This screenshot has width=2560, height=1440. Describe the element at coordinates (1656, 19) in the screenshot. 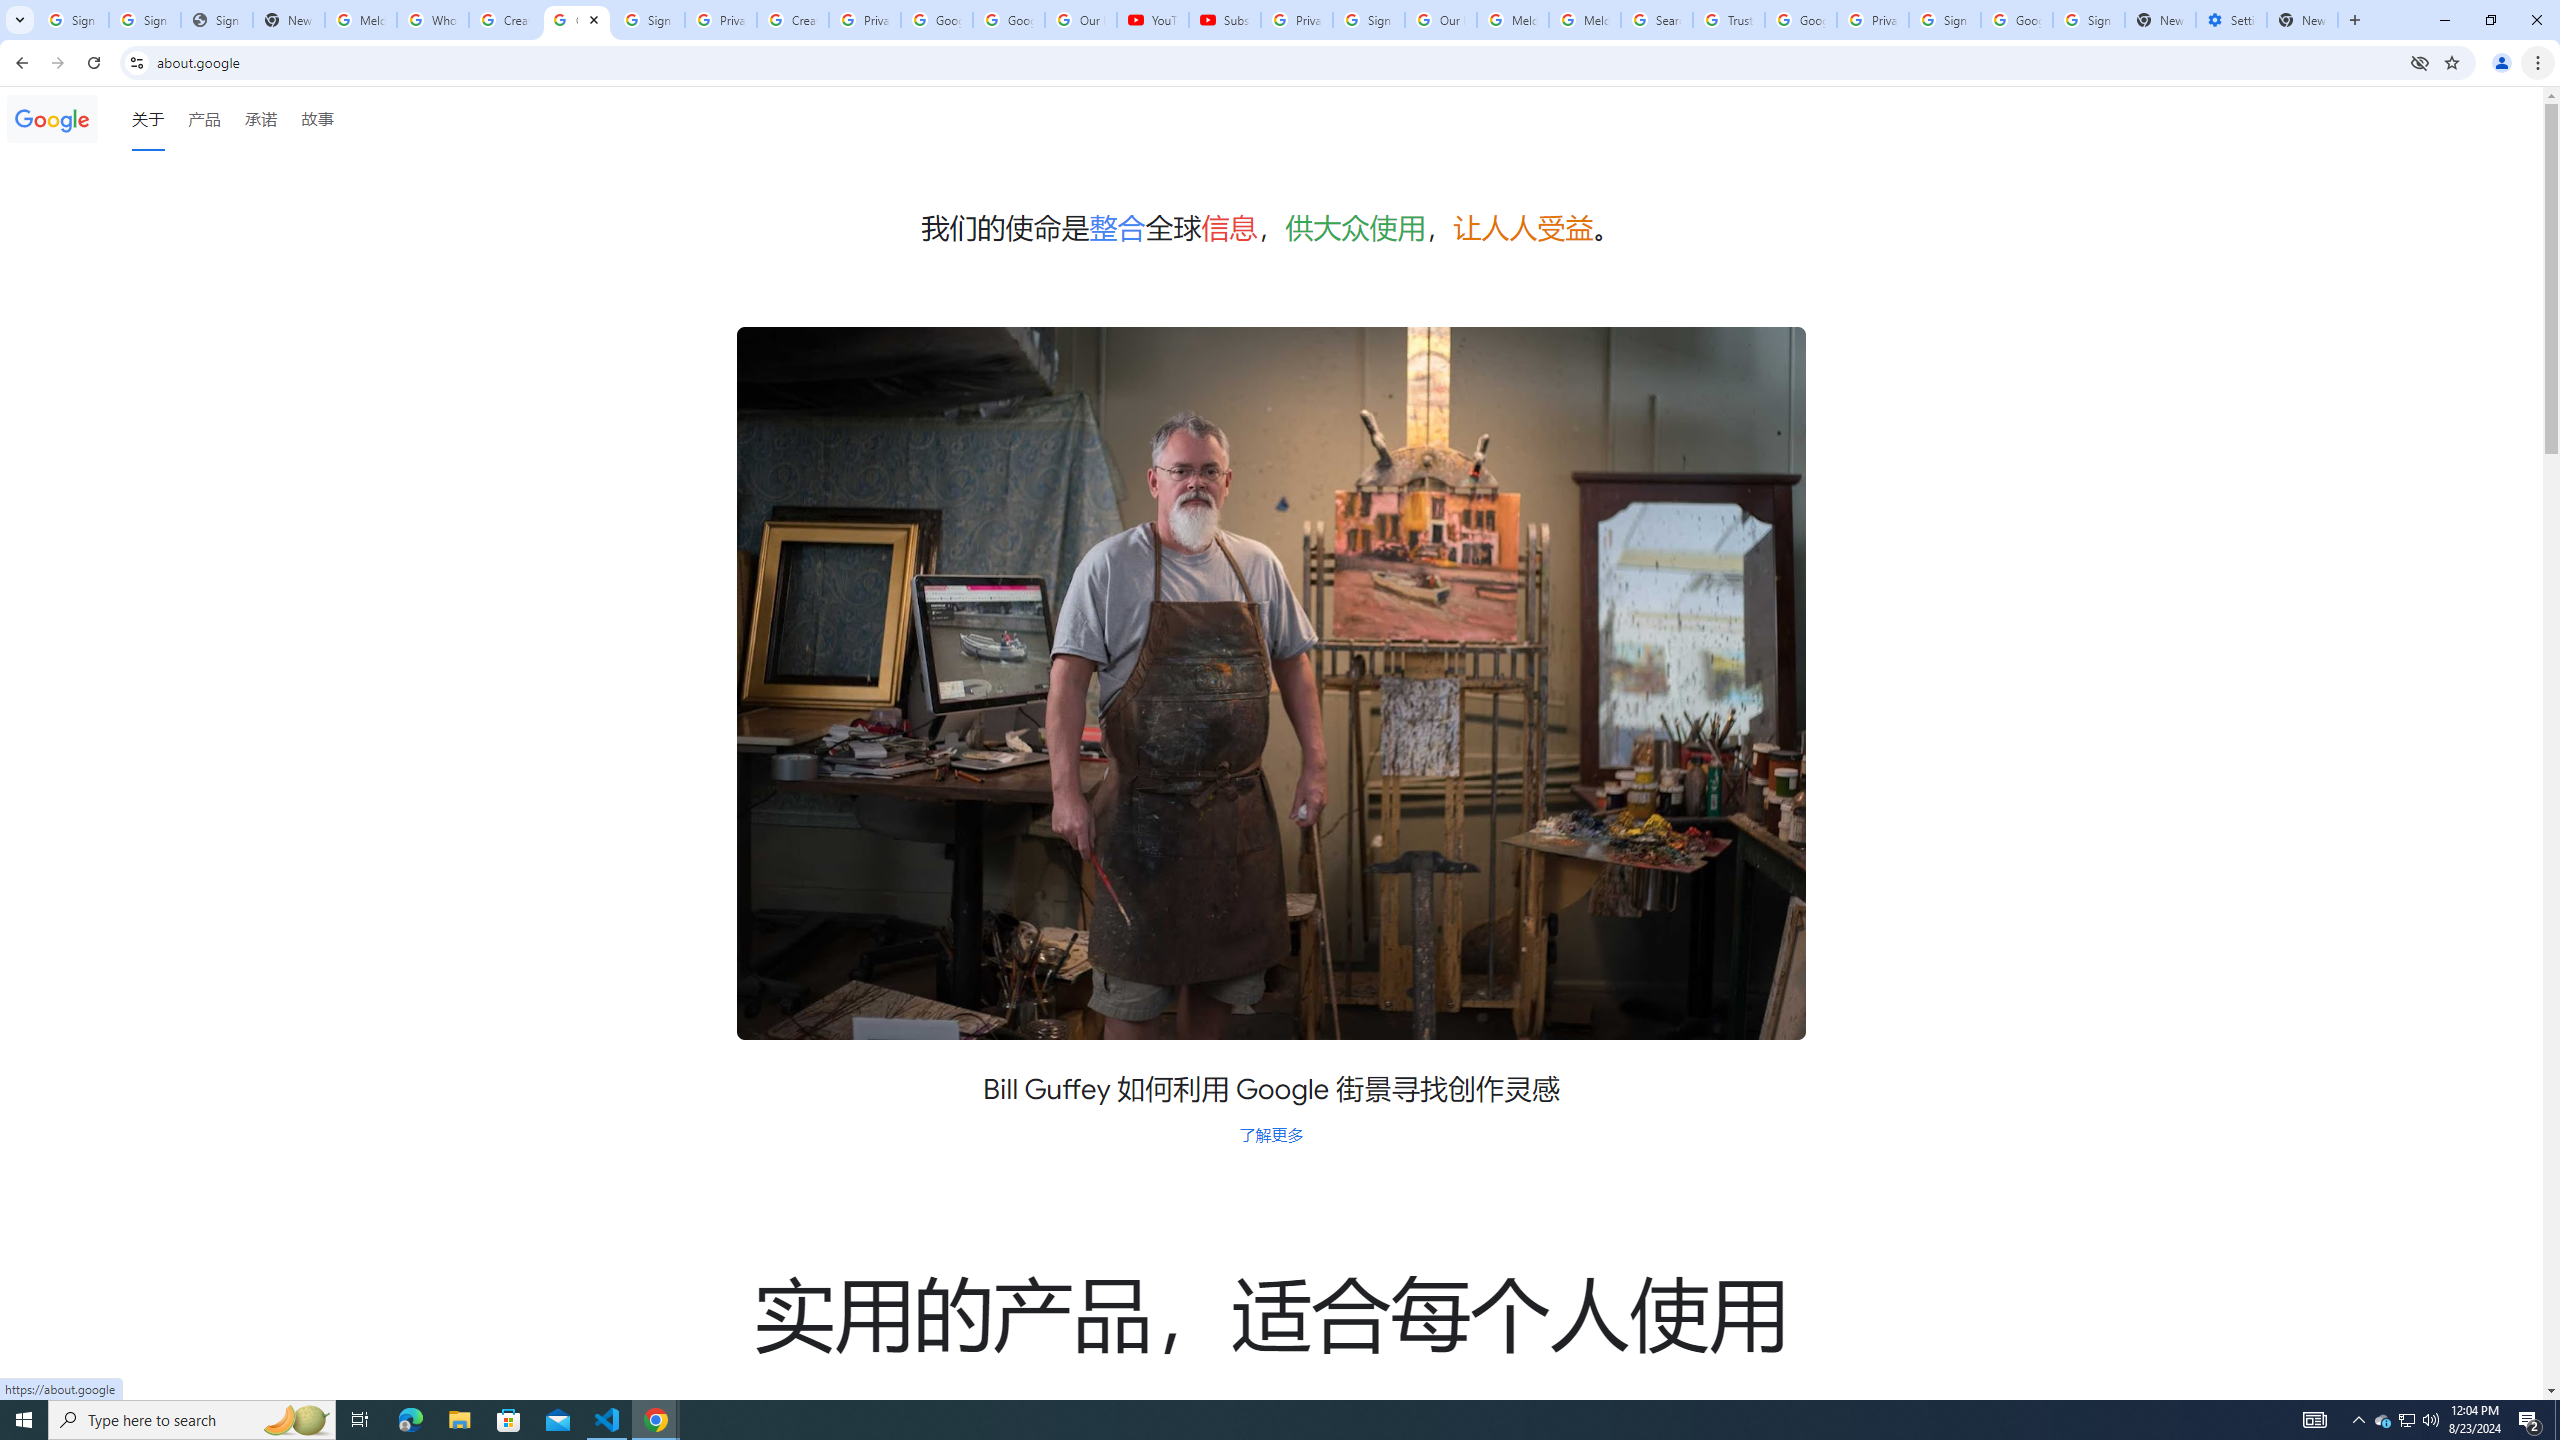

I see `'Search our Doodle Library Collection - Google Doodles'` at that location.